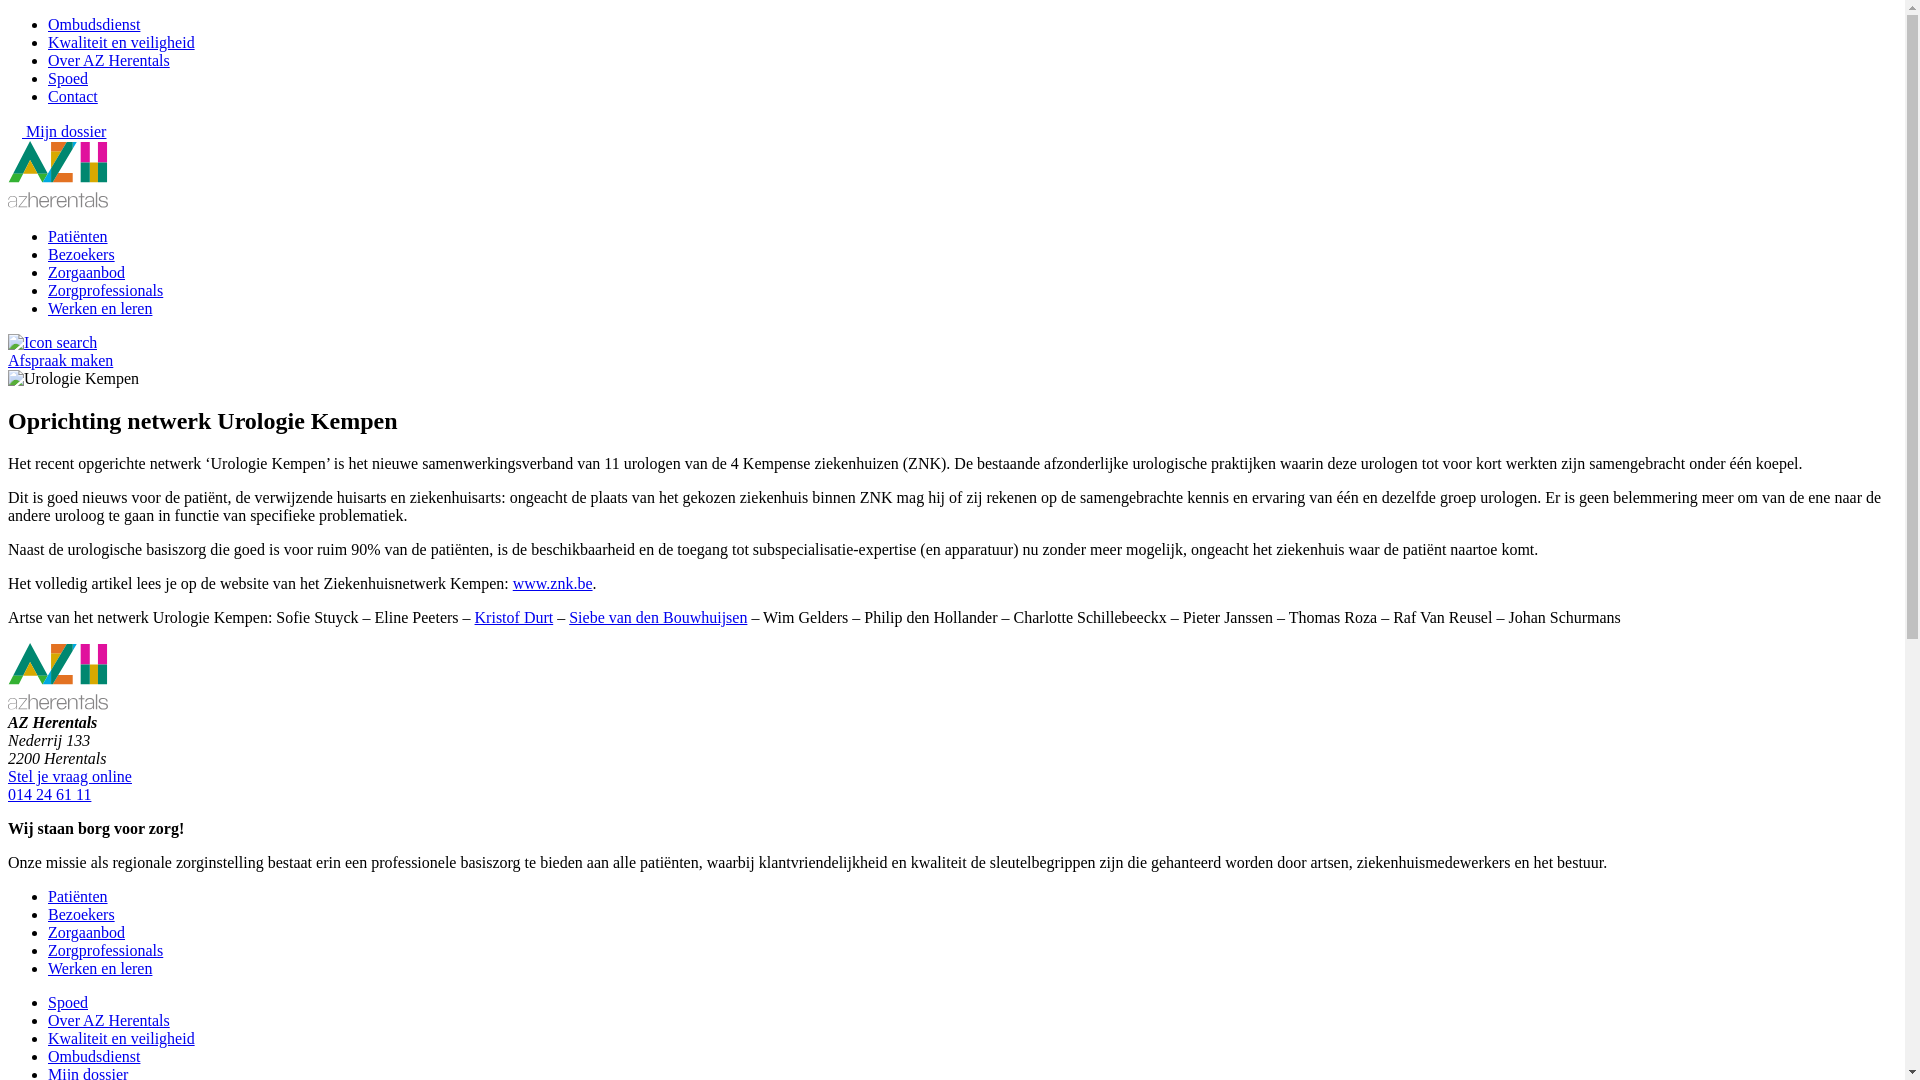 This screenshot has width=1920, height=1080. Describe the element at coordinates (552, 583) in the screenshot. I see `'www.znk.be'` at that location.